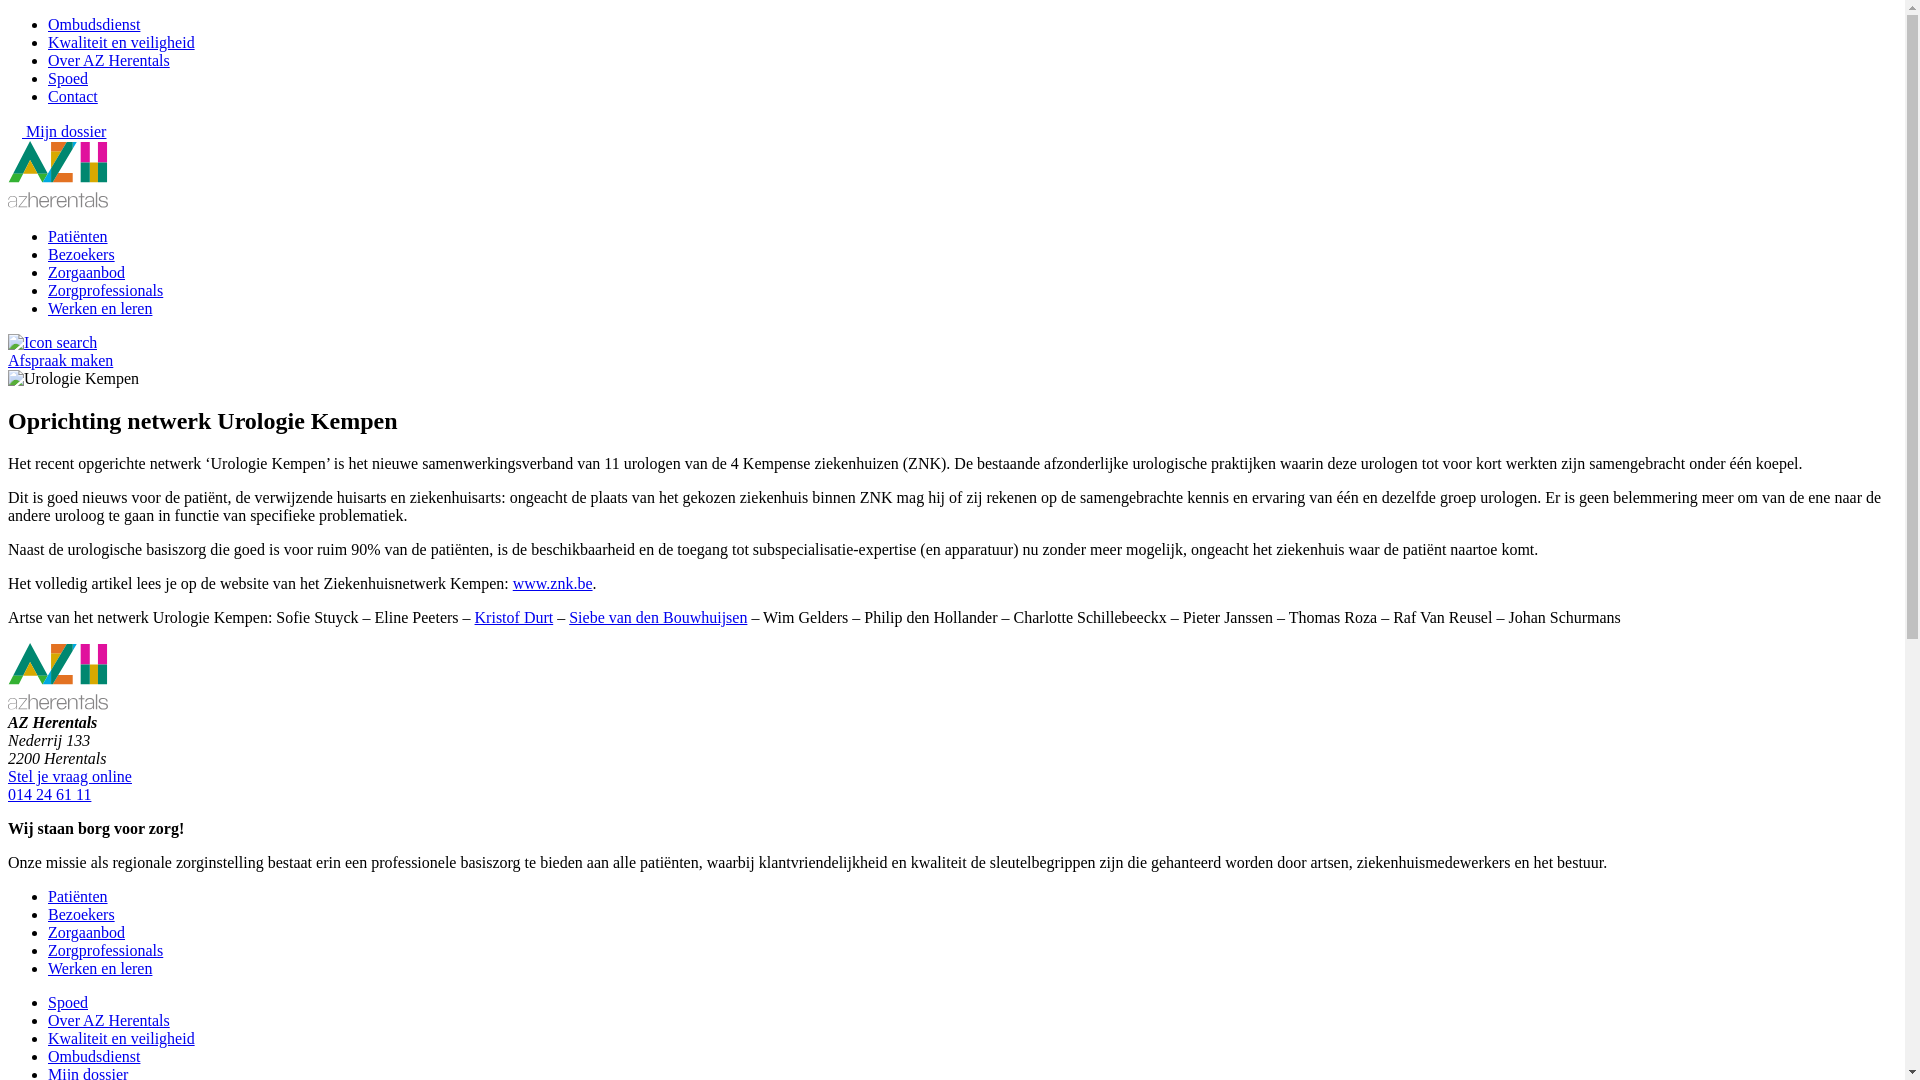 This screenshot has width=1920, height=1080. Describe the element at coordinates (552, 583) in the screenshot. I see `'www.znk.be'` at that location.